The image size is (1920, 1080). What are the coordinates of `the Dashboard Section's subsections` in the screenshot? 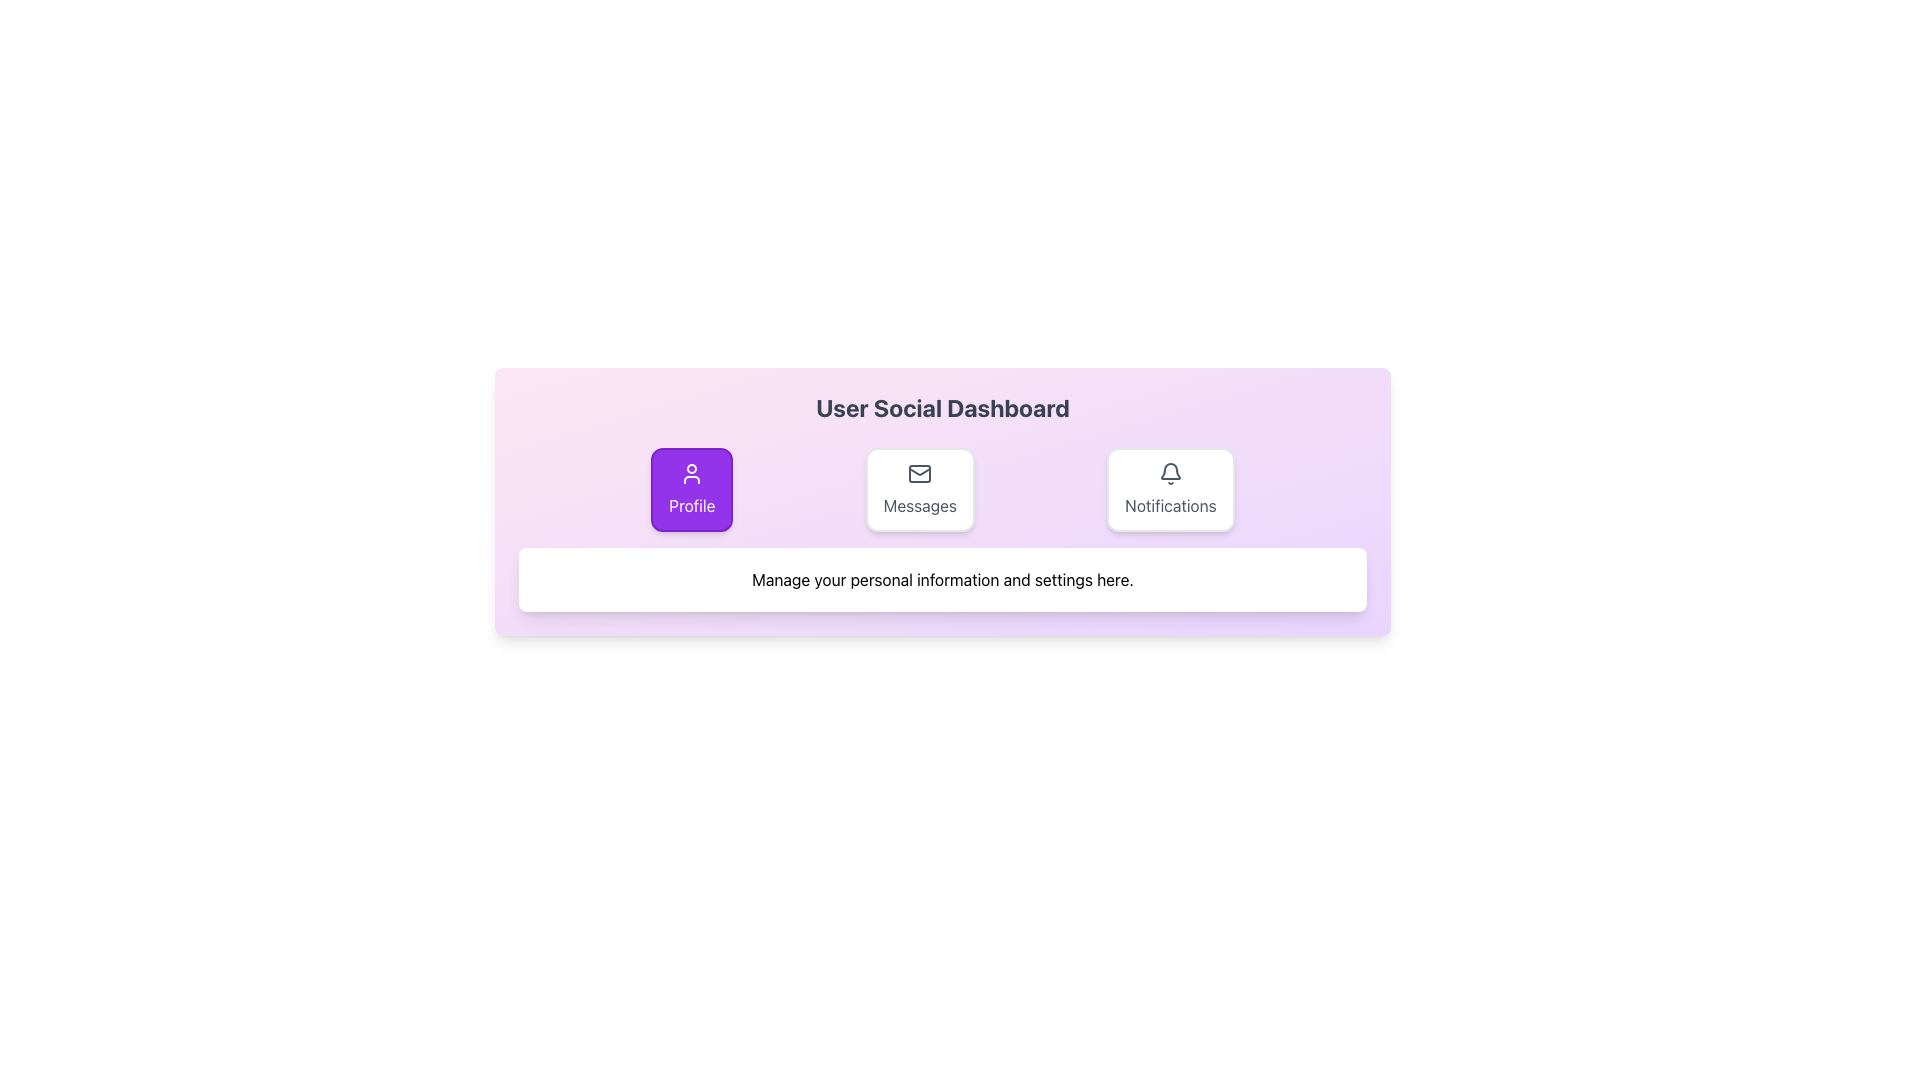 It's located at (941, 500).